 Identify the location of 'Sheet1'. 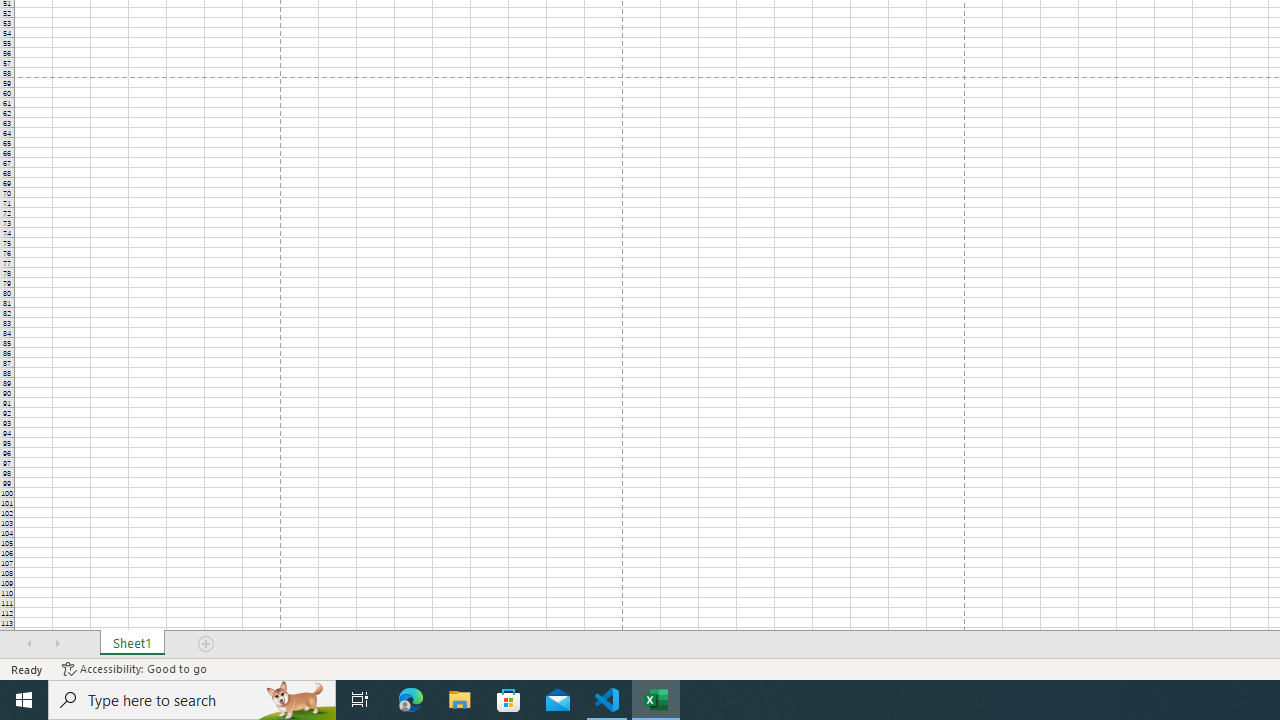
(131, 644).